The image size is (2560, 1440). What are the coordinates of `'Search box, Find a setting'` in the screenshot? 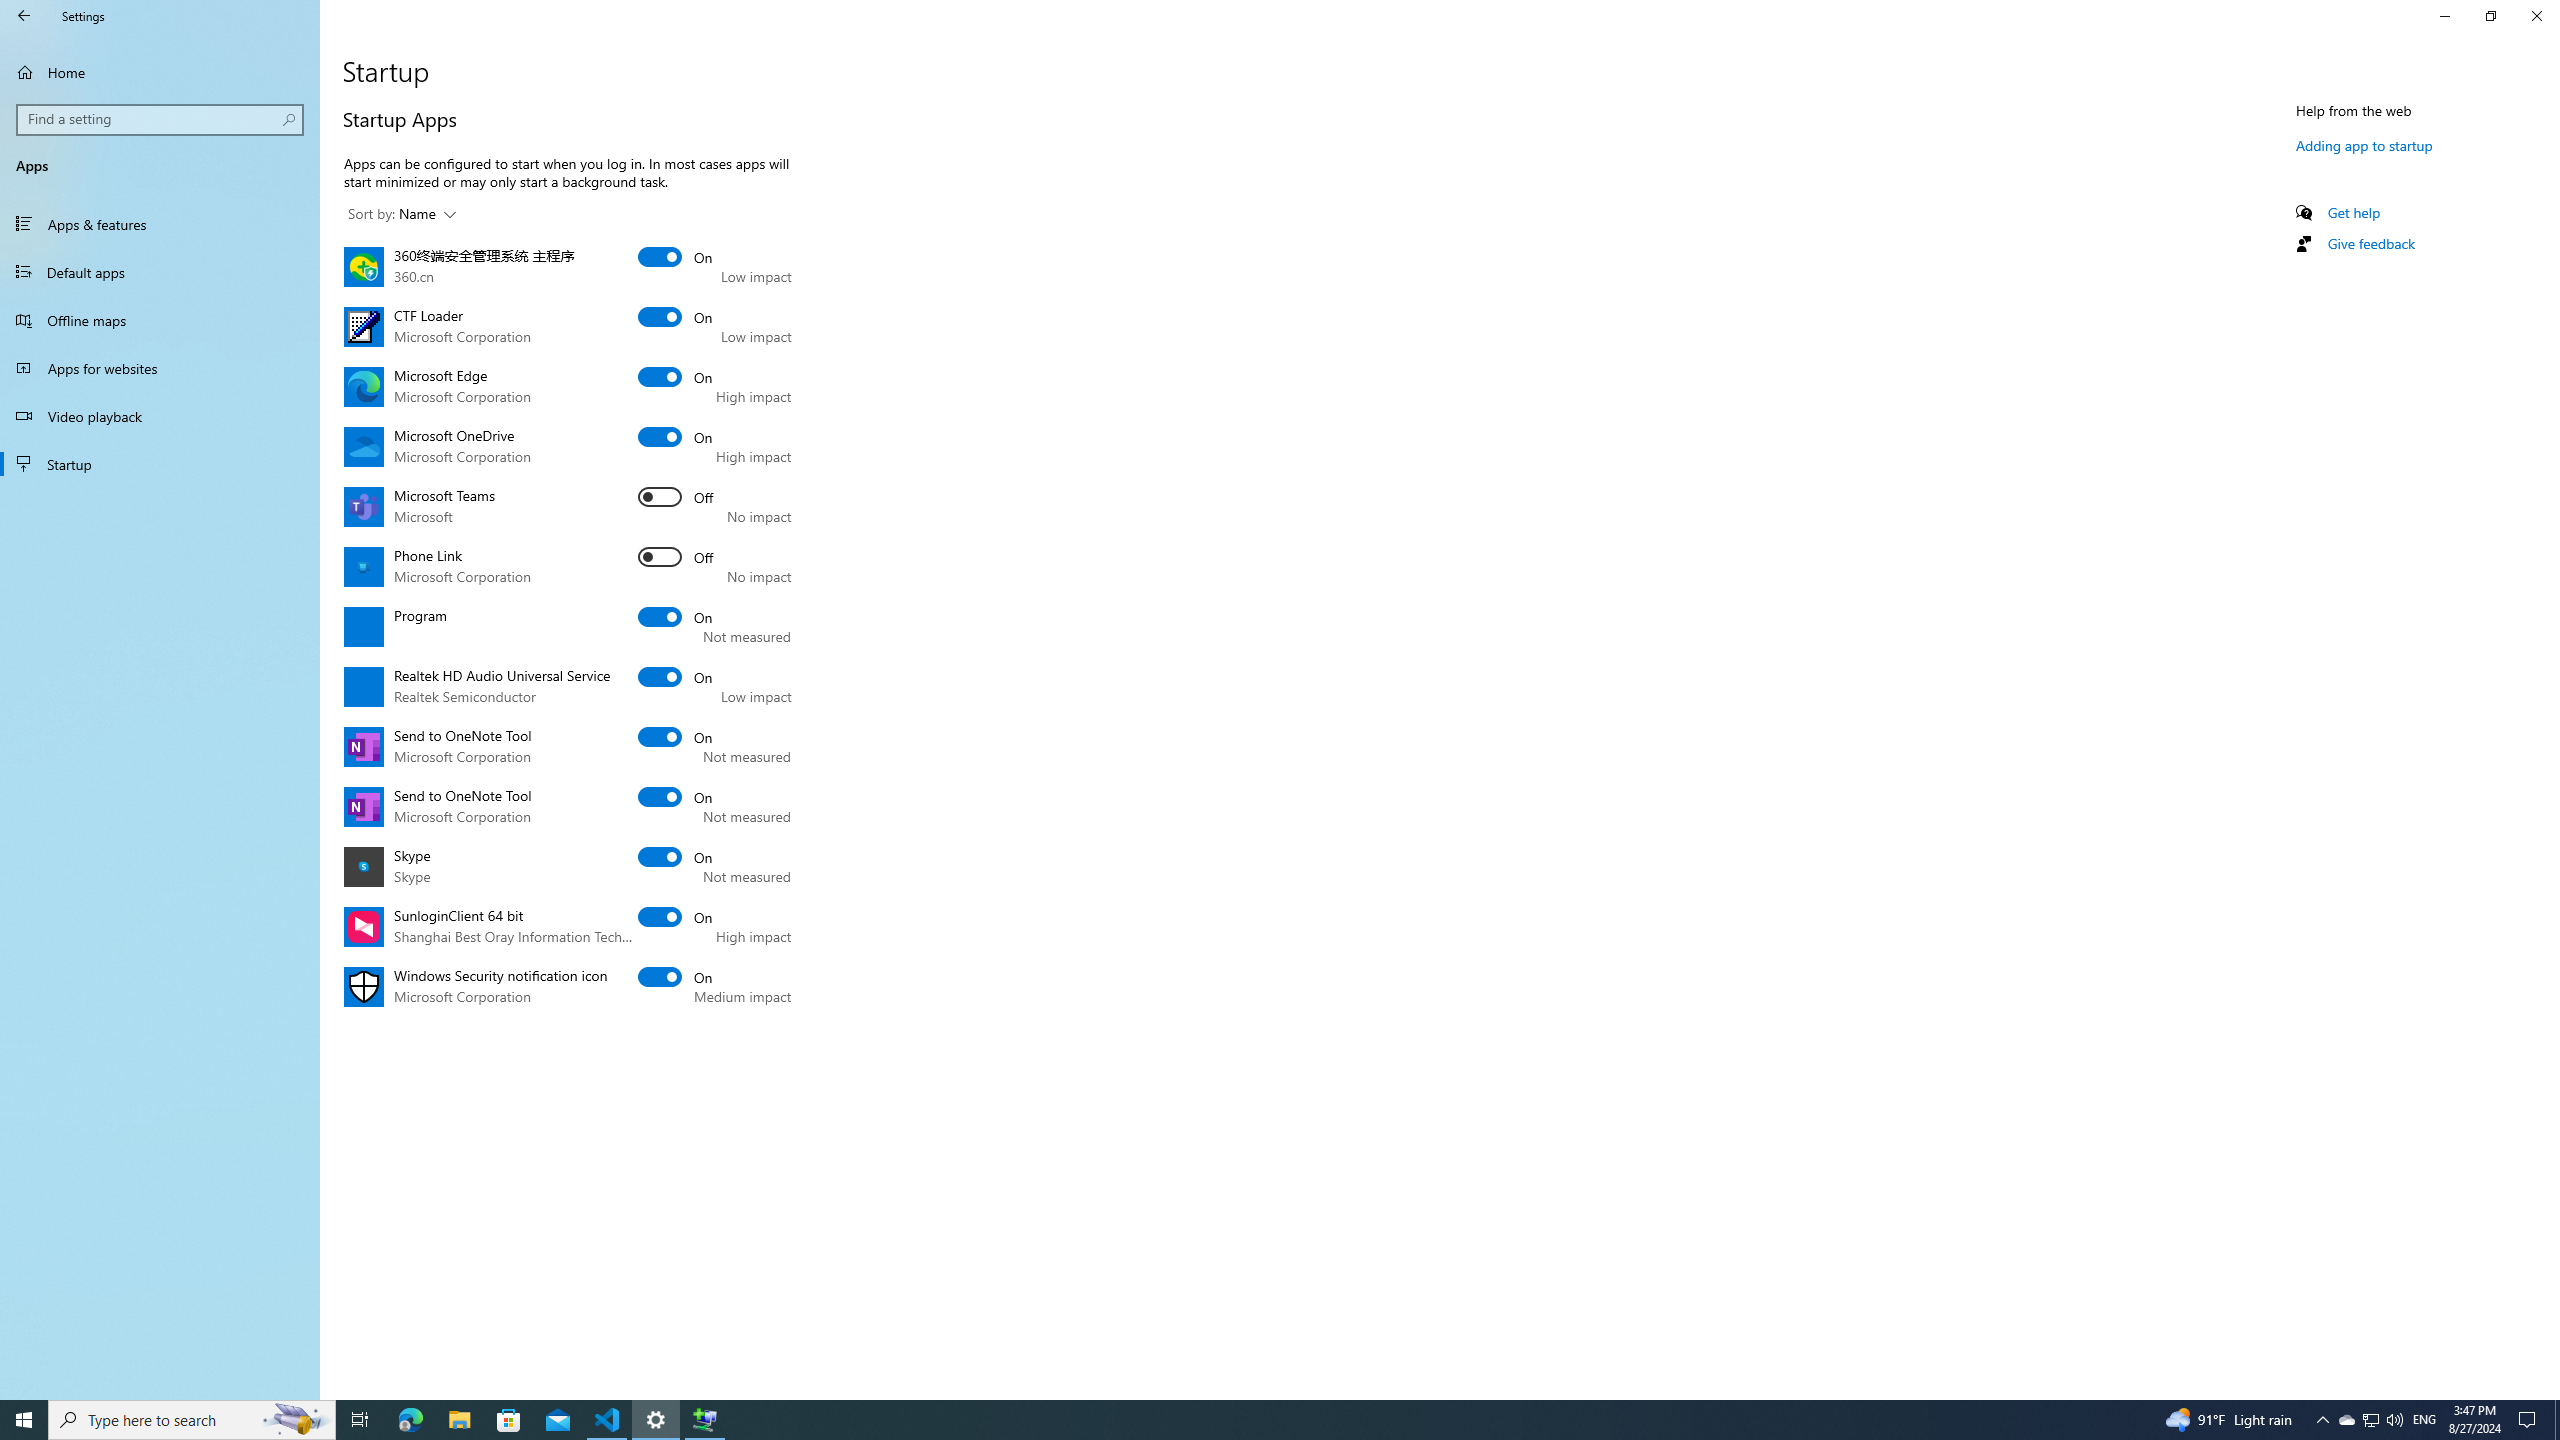 It's located at (160, 118).